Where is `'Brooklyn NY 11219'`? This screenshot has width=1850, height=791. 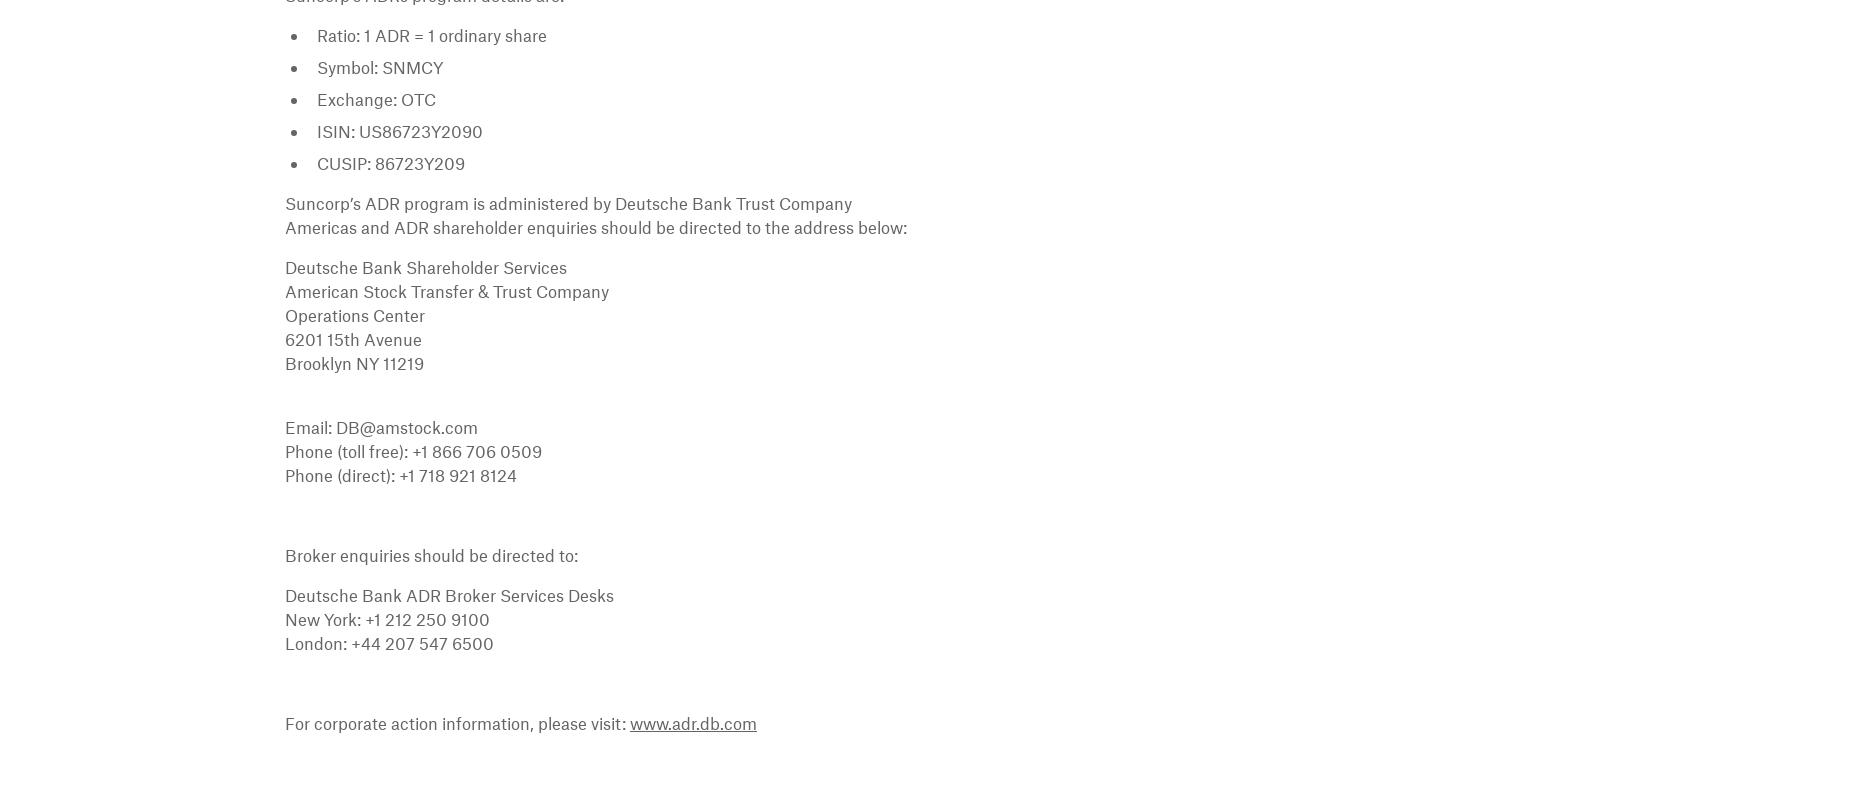
'Brooklyn NY 11219' is located at coordinates (353, 361).